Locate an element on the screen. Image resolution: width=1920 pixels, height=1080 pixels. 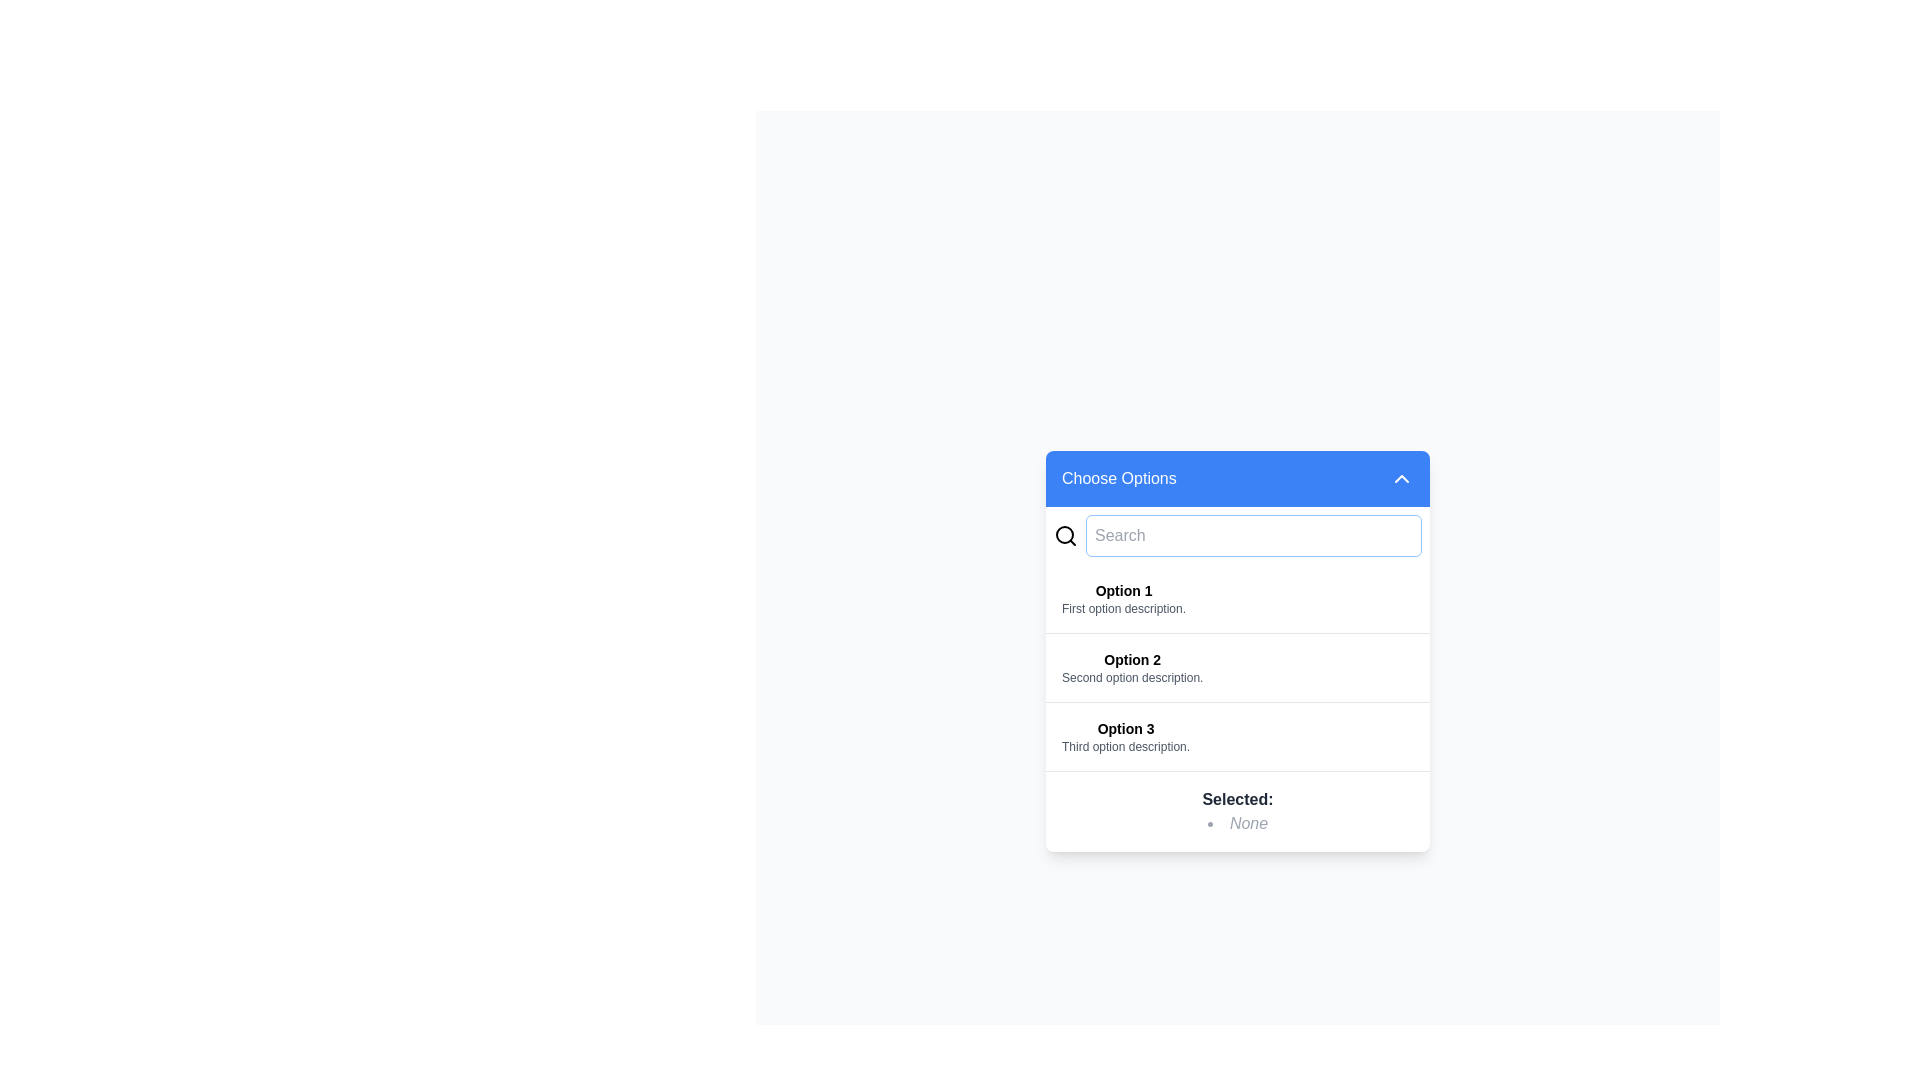
the text label containing 'First option description', which is styled with a small font size and gray color, positioned directly below the bold title 'Option 1' is located at coordinates (1123, 607).